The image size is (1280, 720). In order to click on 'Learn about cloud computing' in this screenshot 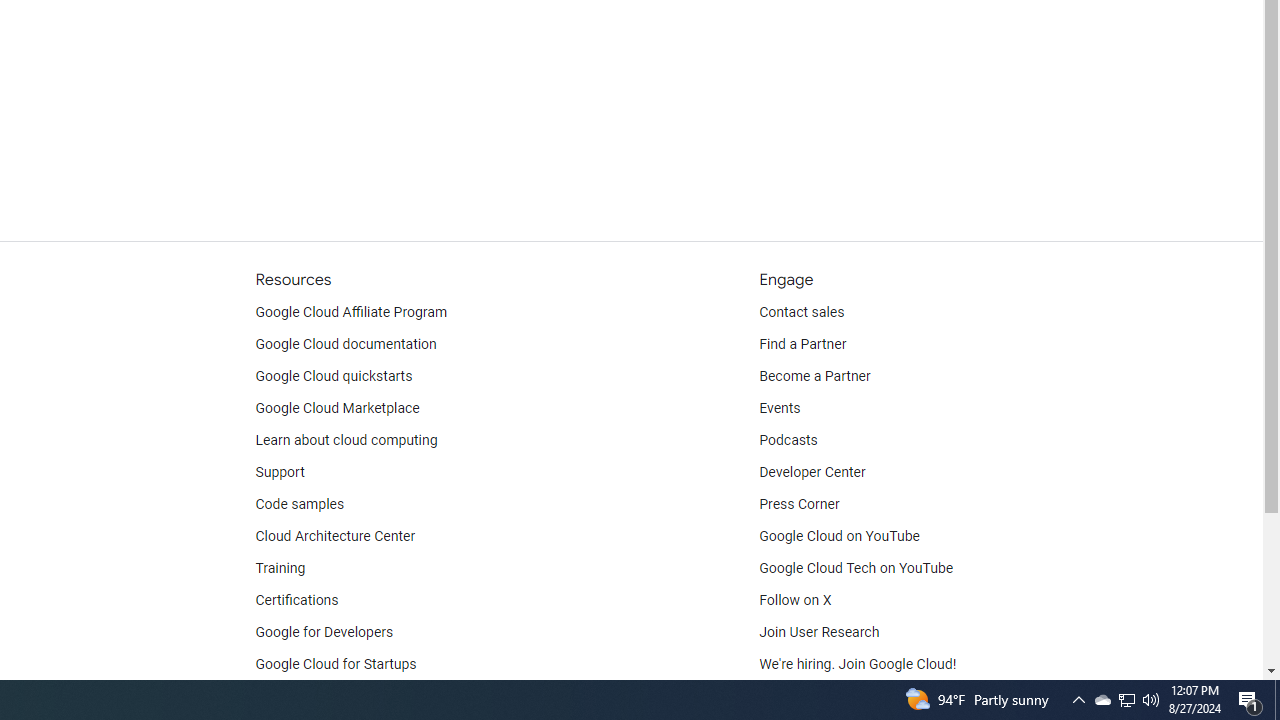, I will do `click(346, 440)`.